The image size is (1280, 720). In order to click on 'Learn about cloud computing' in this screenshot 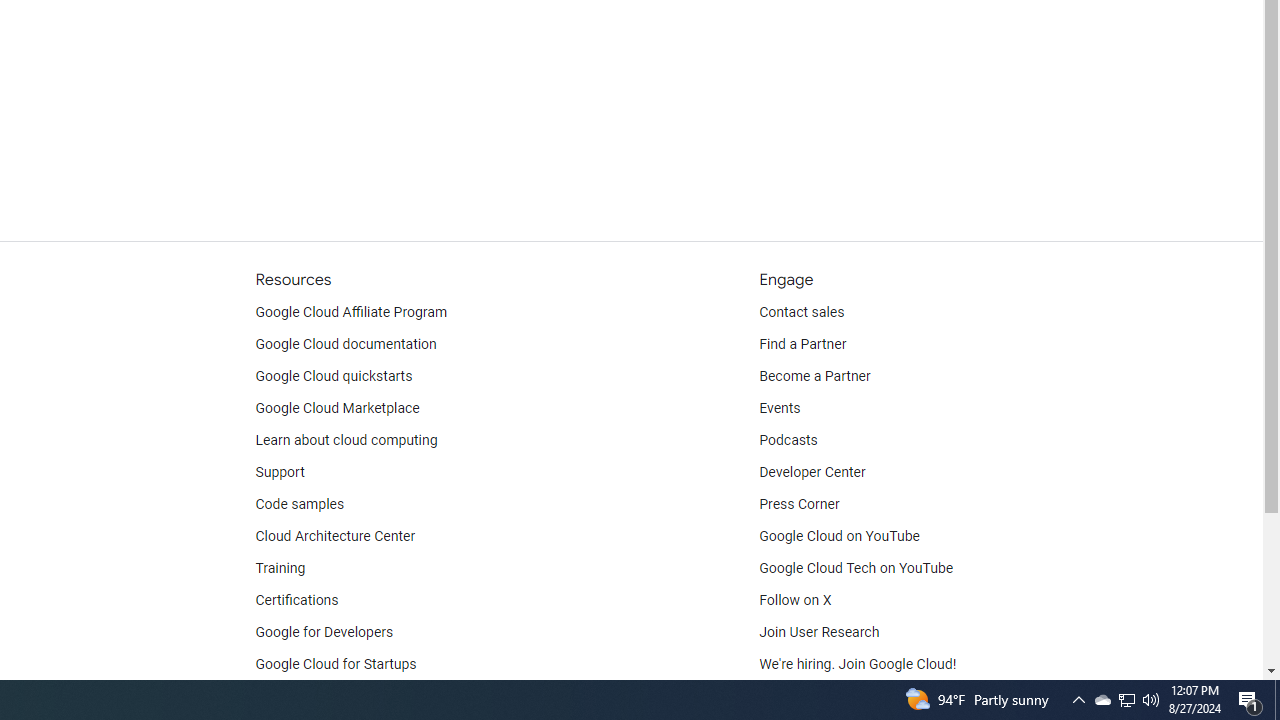, I will do `click(346, 440)`.